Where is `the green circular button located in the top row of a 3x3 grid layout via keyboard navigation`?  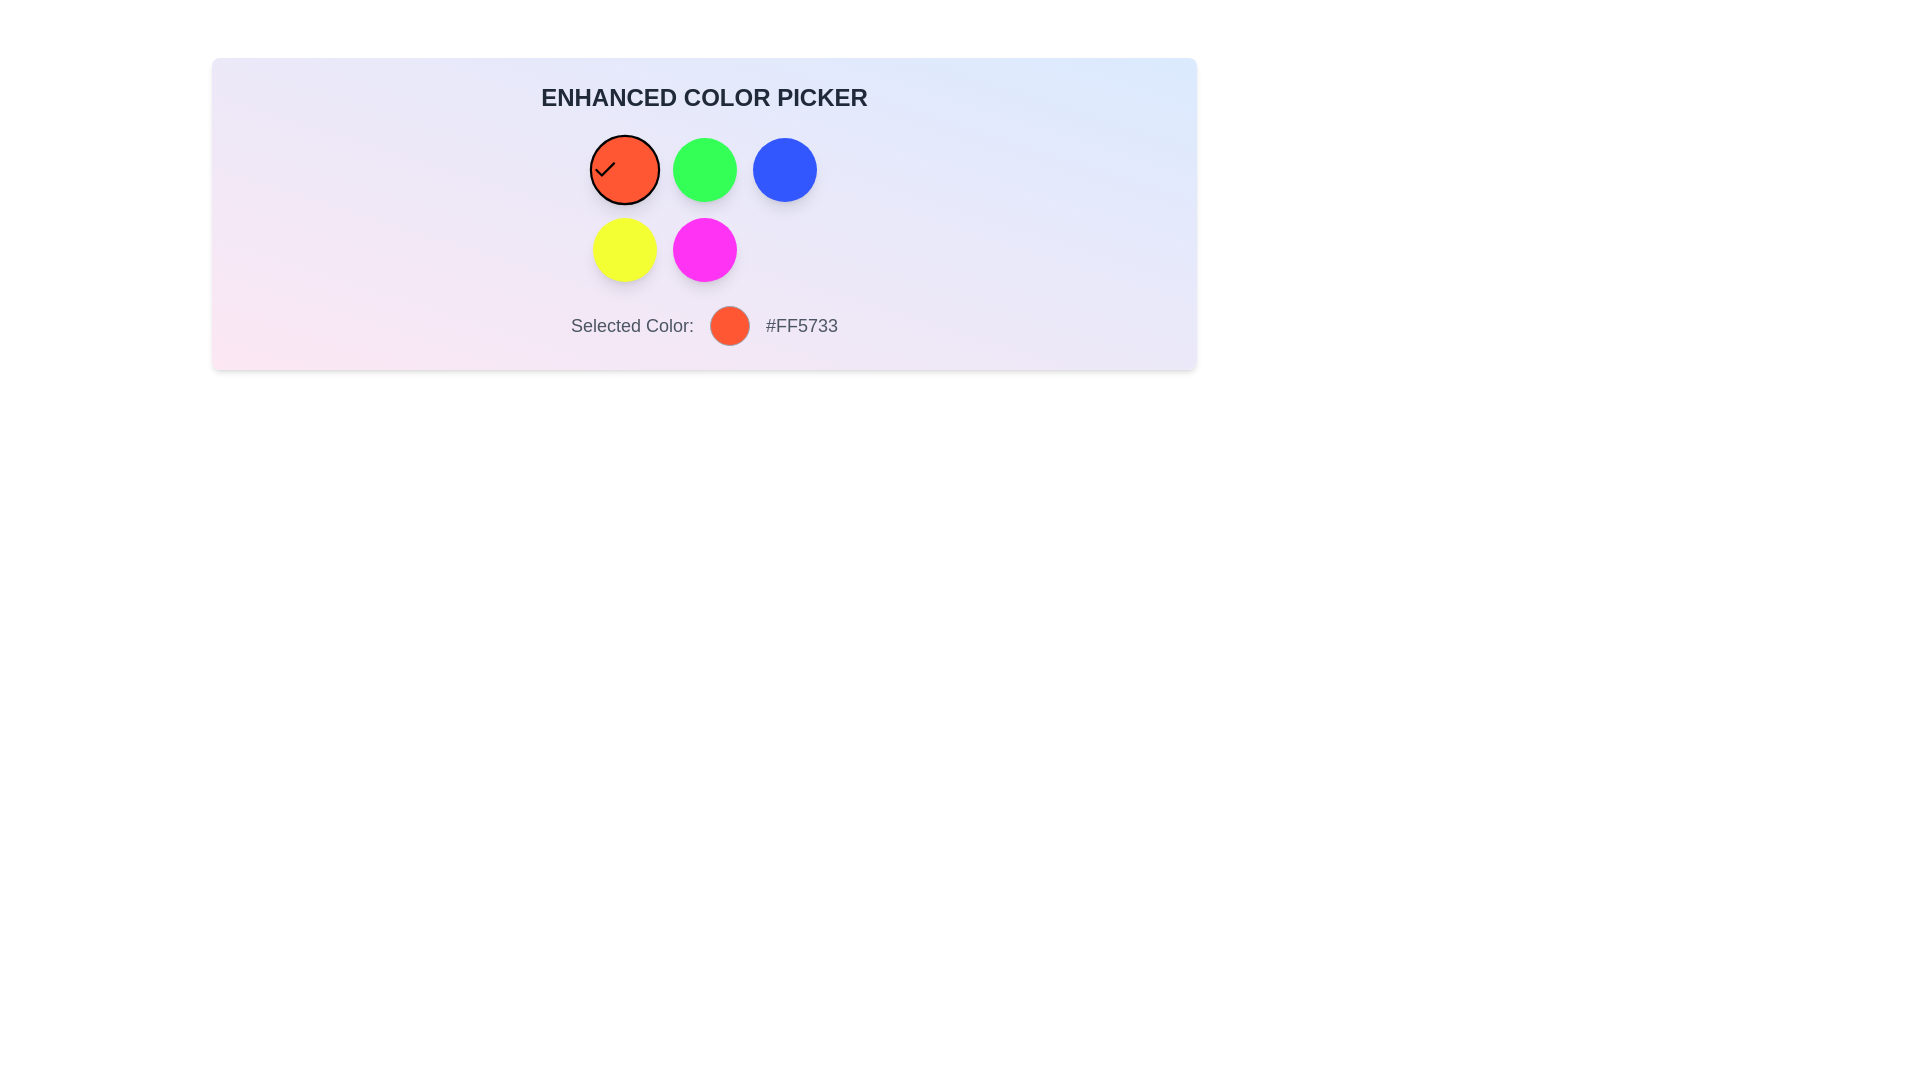
the green circular button located in the top row of a 3x3 grid layout via keyboard navigation is located at coordinates (704, 168).